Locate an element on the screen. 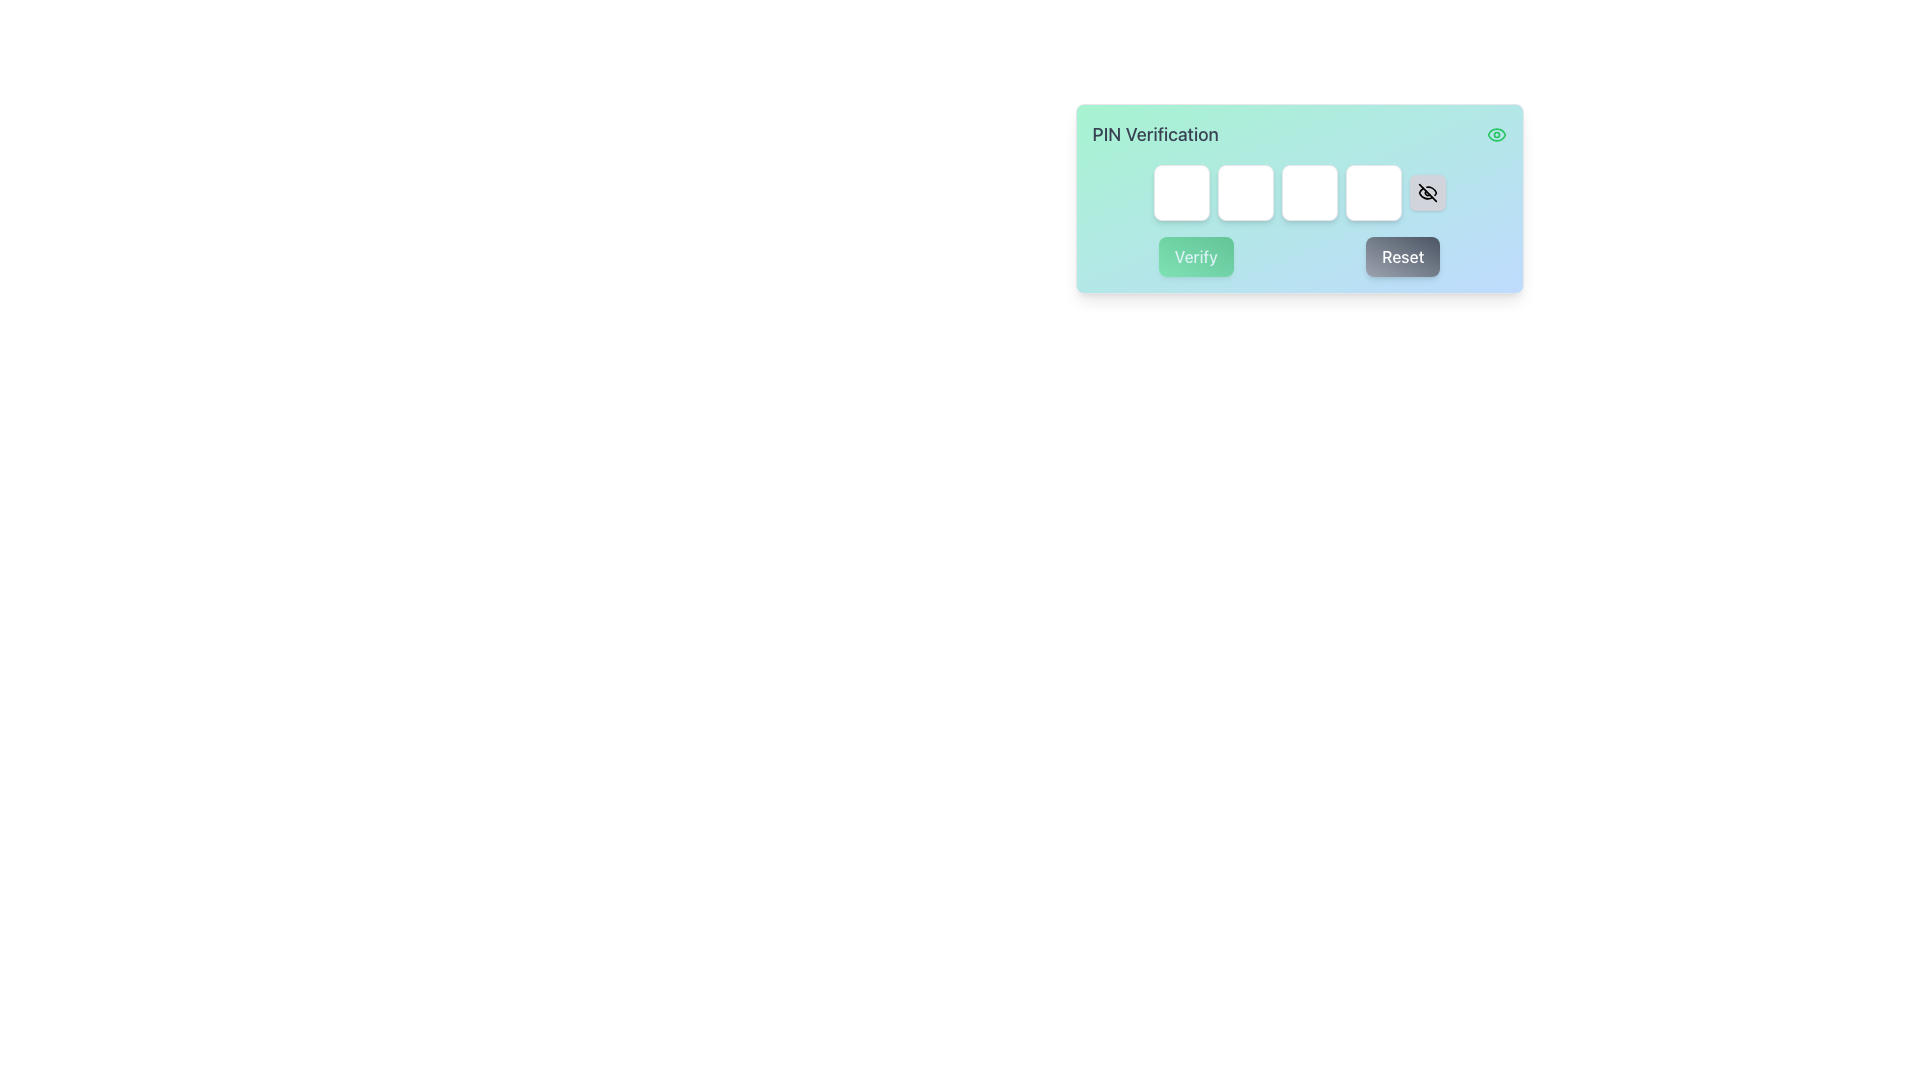  the 'Verify' button, which is a rectangular button with a gradient background from green to teal, white bold text, and rounded corners, located towards the bottom-left of the button group below the PIN input boxes is located at coordinates (1196, 256).